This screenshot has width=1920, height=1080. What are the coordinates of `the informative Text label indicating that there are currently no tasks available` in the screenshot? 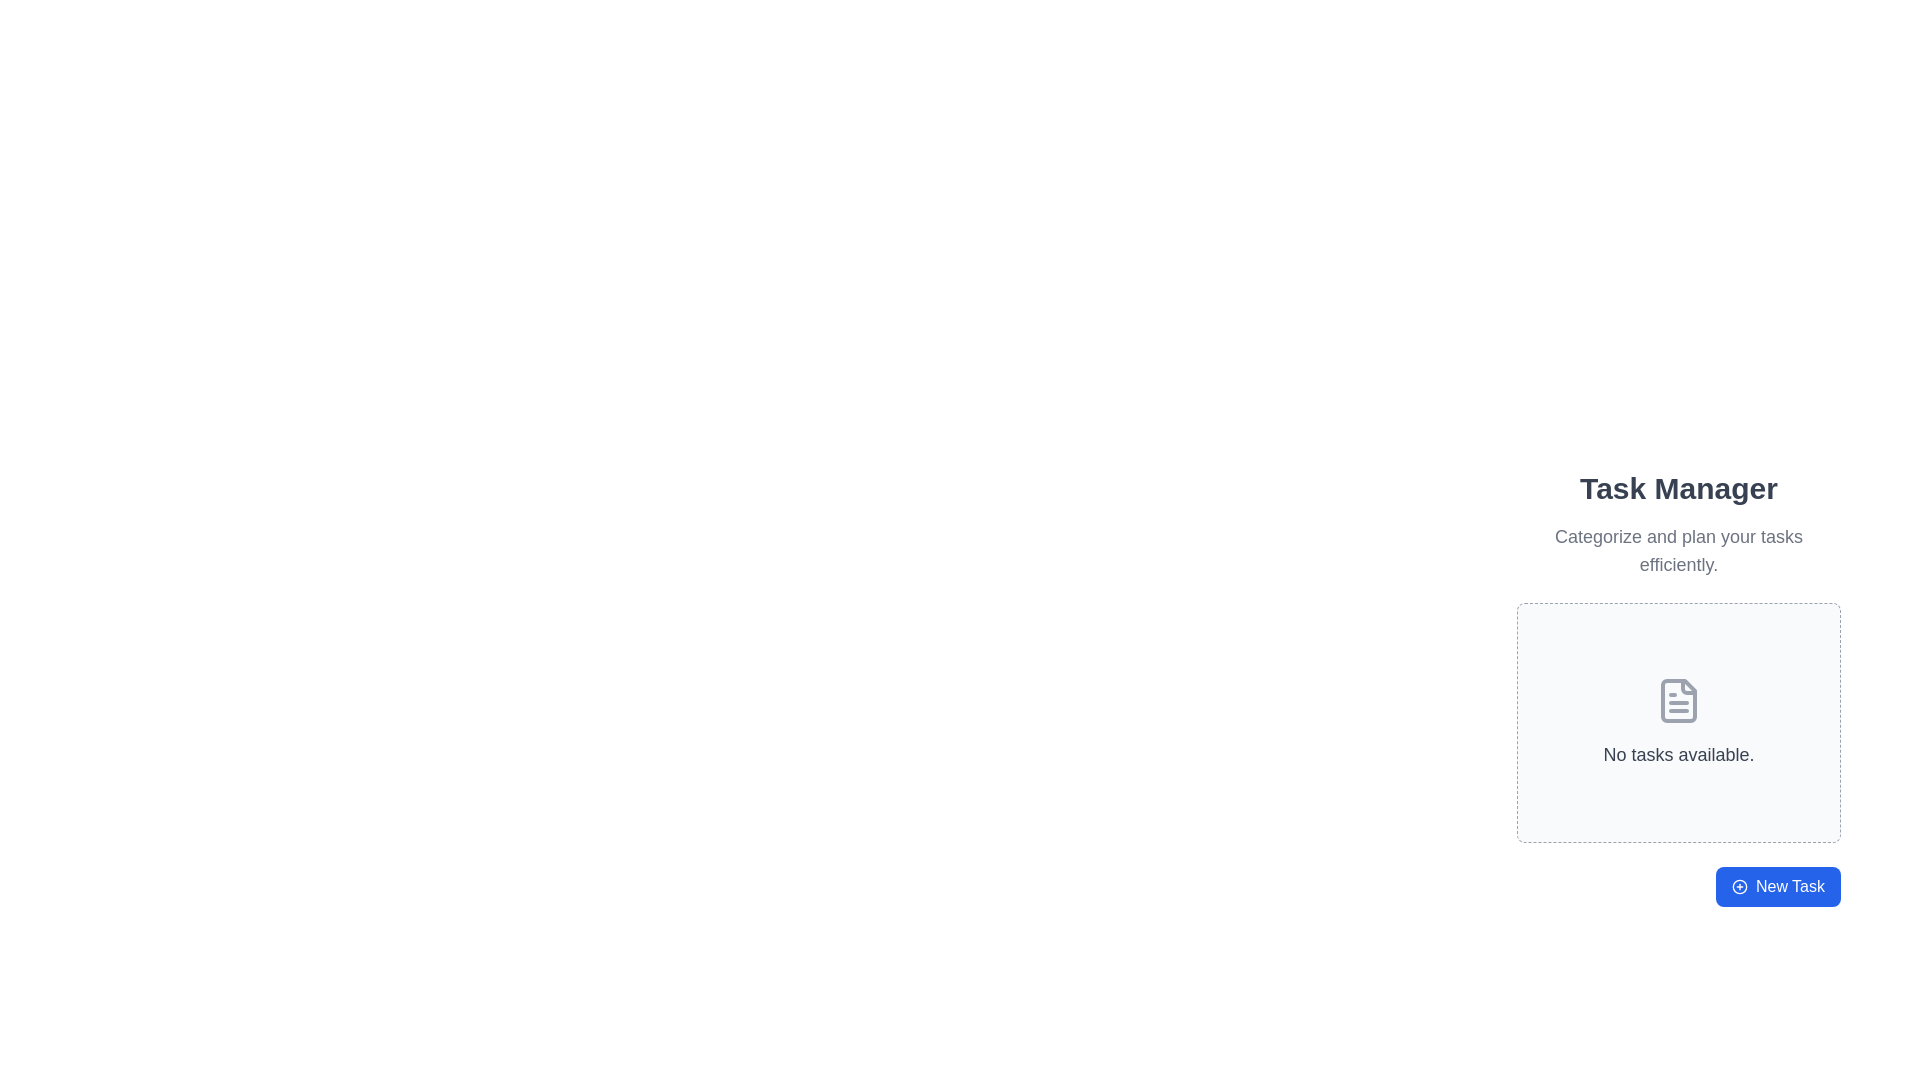 It's located at (1679, 755).